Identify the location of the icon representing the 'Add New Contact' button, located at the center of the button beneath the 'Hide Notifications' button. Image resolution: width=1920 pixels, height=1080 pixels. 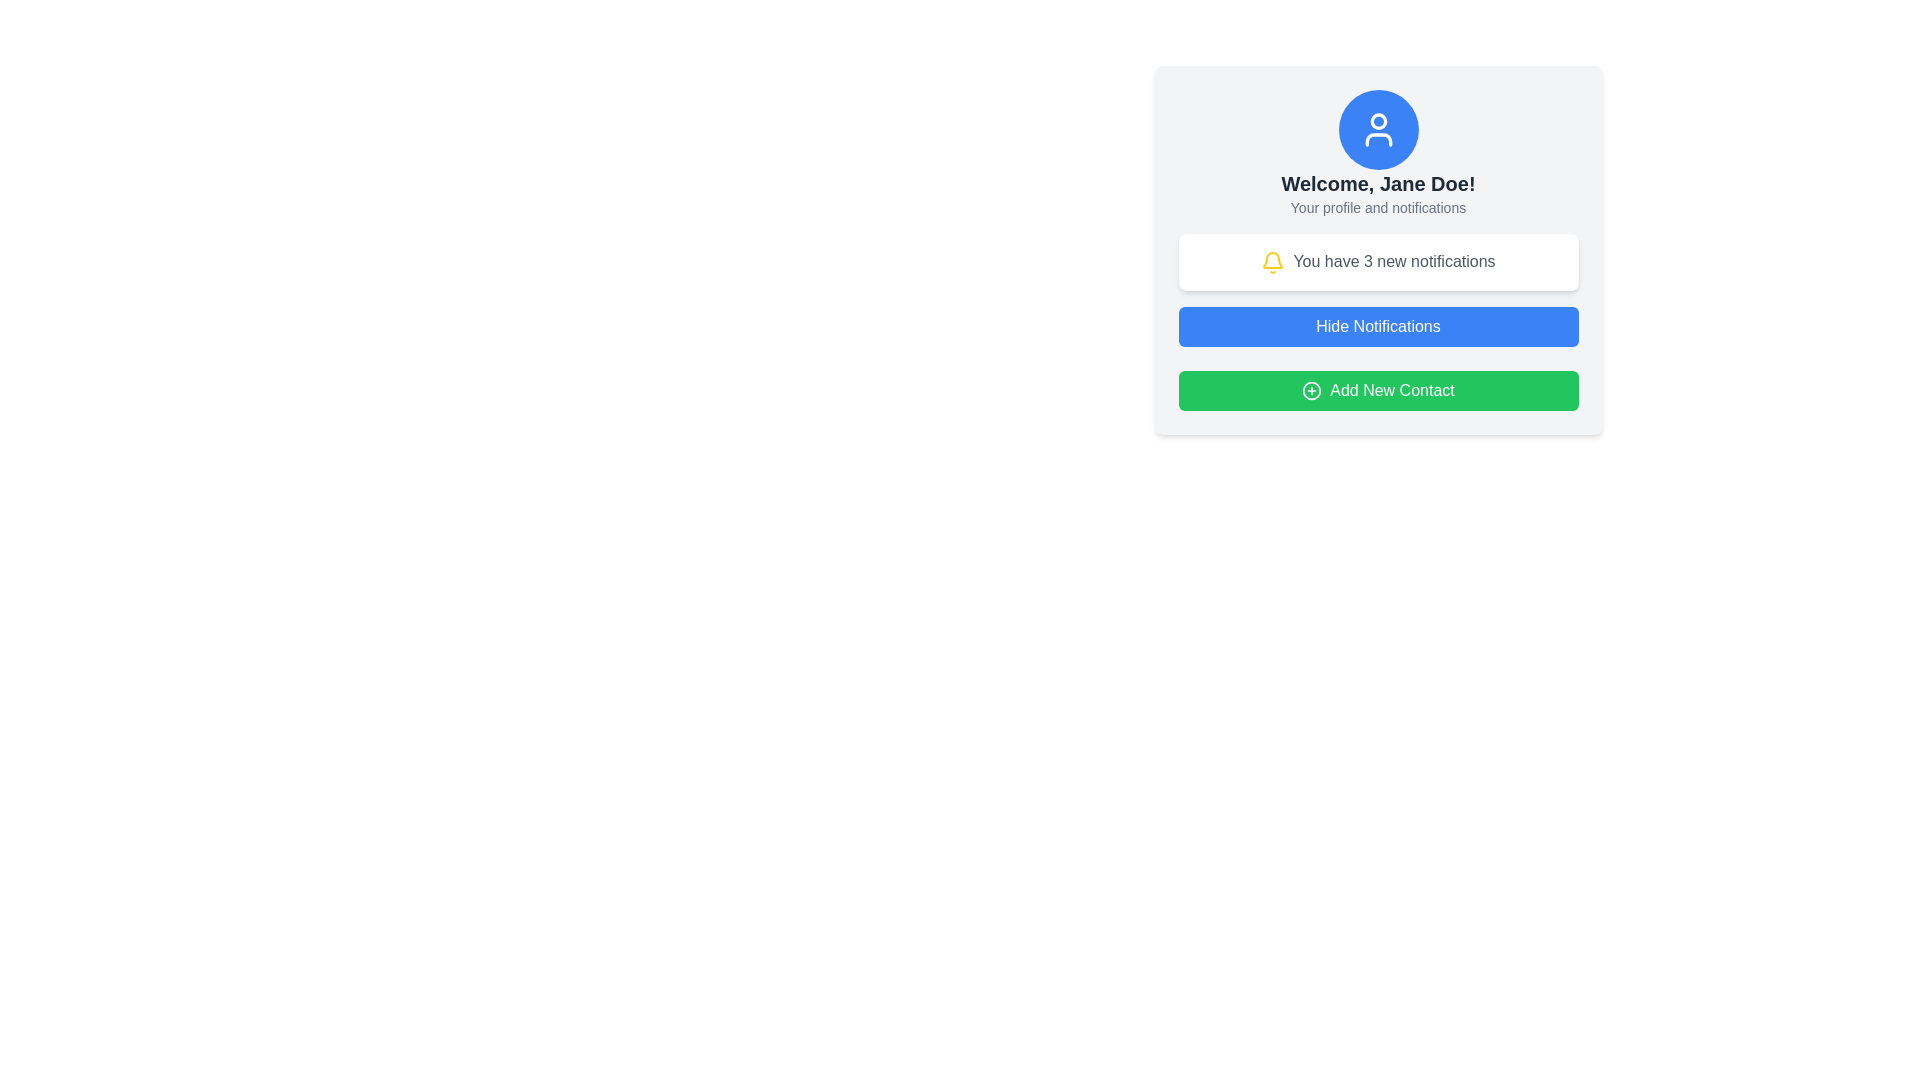
(1312, 390).